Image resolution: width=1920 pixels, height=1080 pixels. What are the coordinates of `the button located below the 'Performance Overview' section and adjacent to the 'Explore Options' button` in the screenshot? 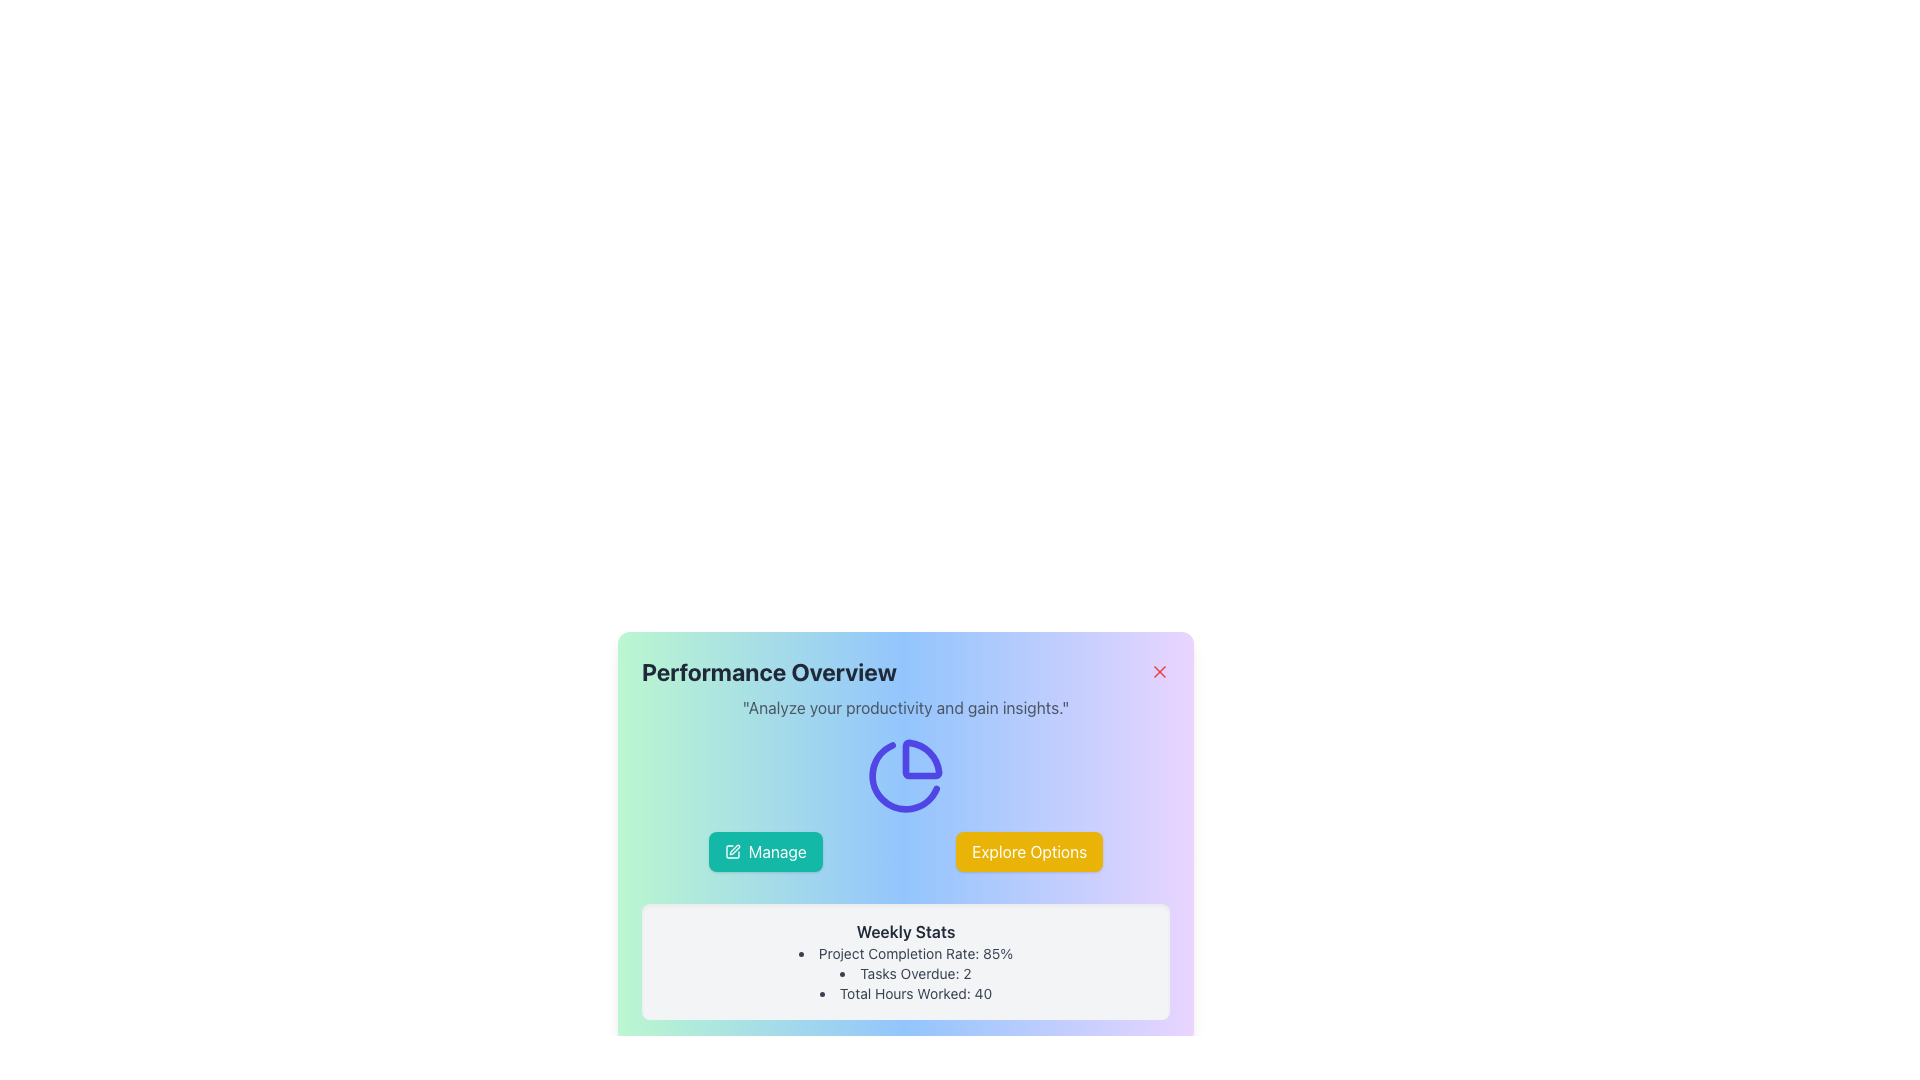 It's located at (764, 852).